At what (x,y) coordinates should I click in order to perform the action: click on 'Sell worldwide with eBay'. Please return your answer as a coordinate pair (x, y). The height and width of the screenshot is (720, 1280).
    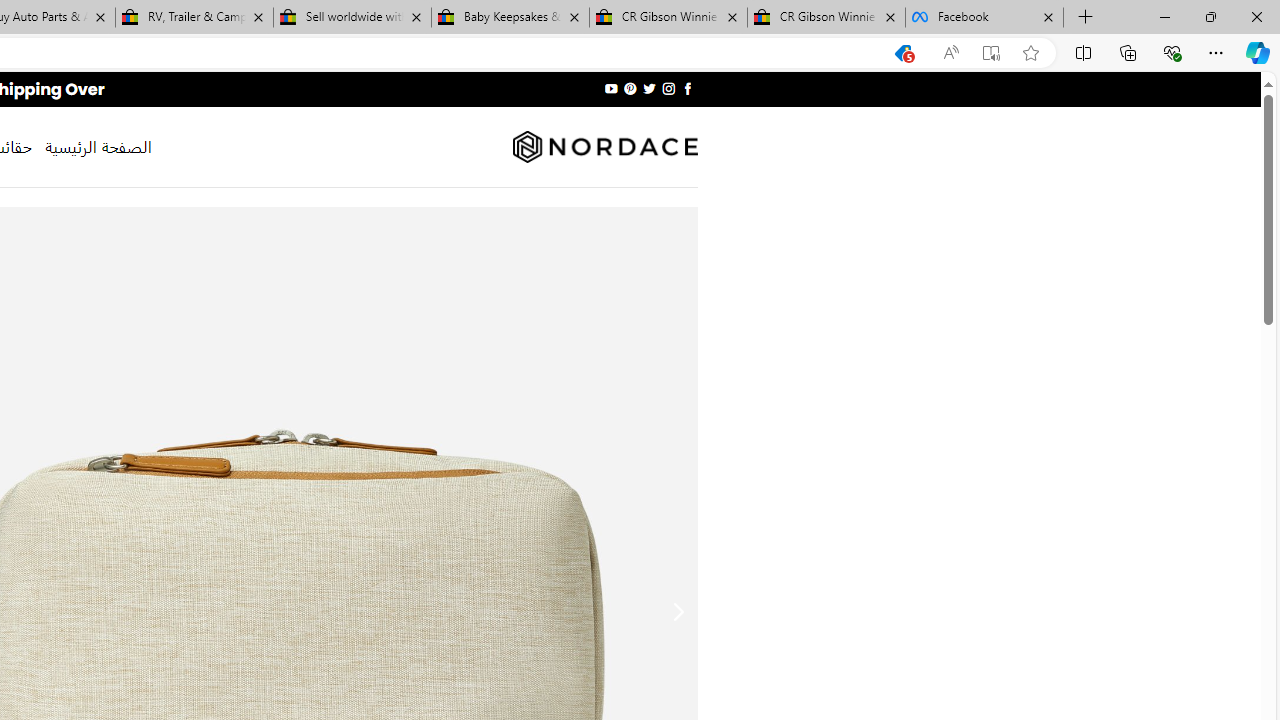
    Looking at the image, I should click on (352, 17).